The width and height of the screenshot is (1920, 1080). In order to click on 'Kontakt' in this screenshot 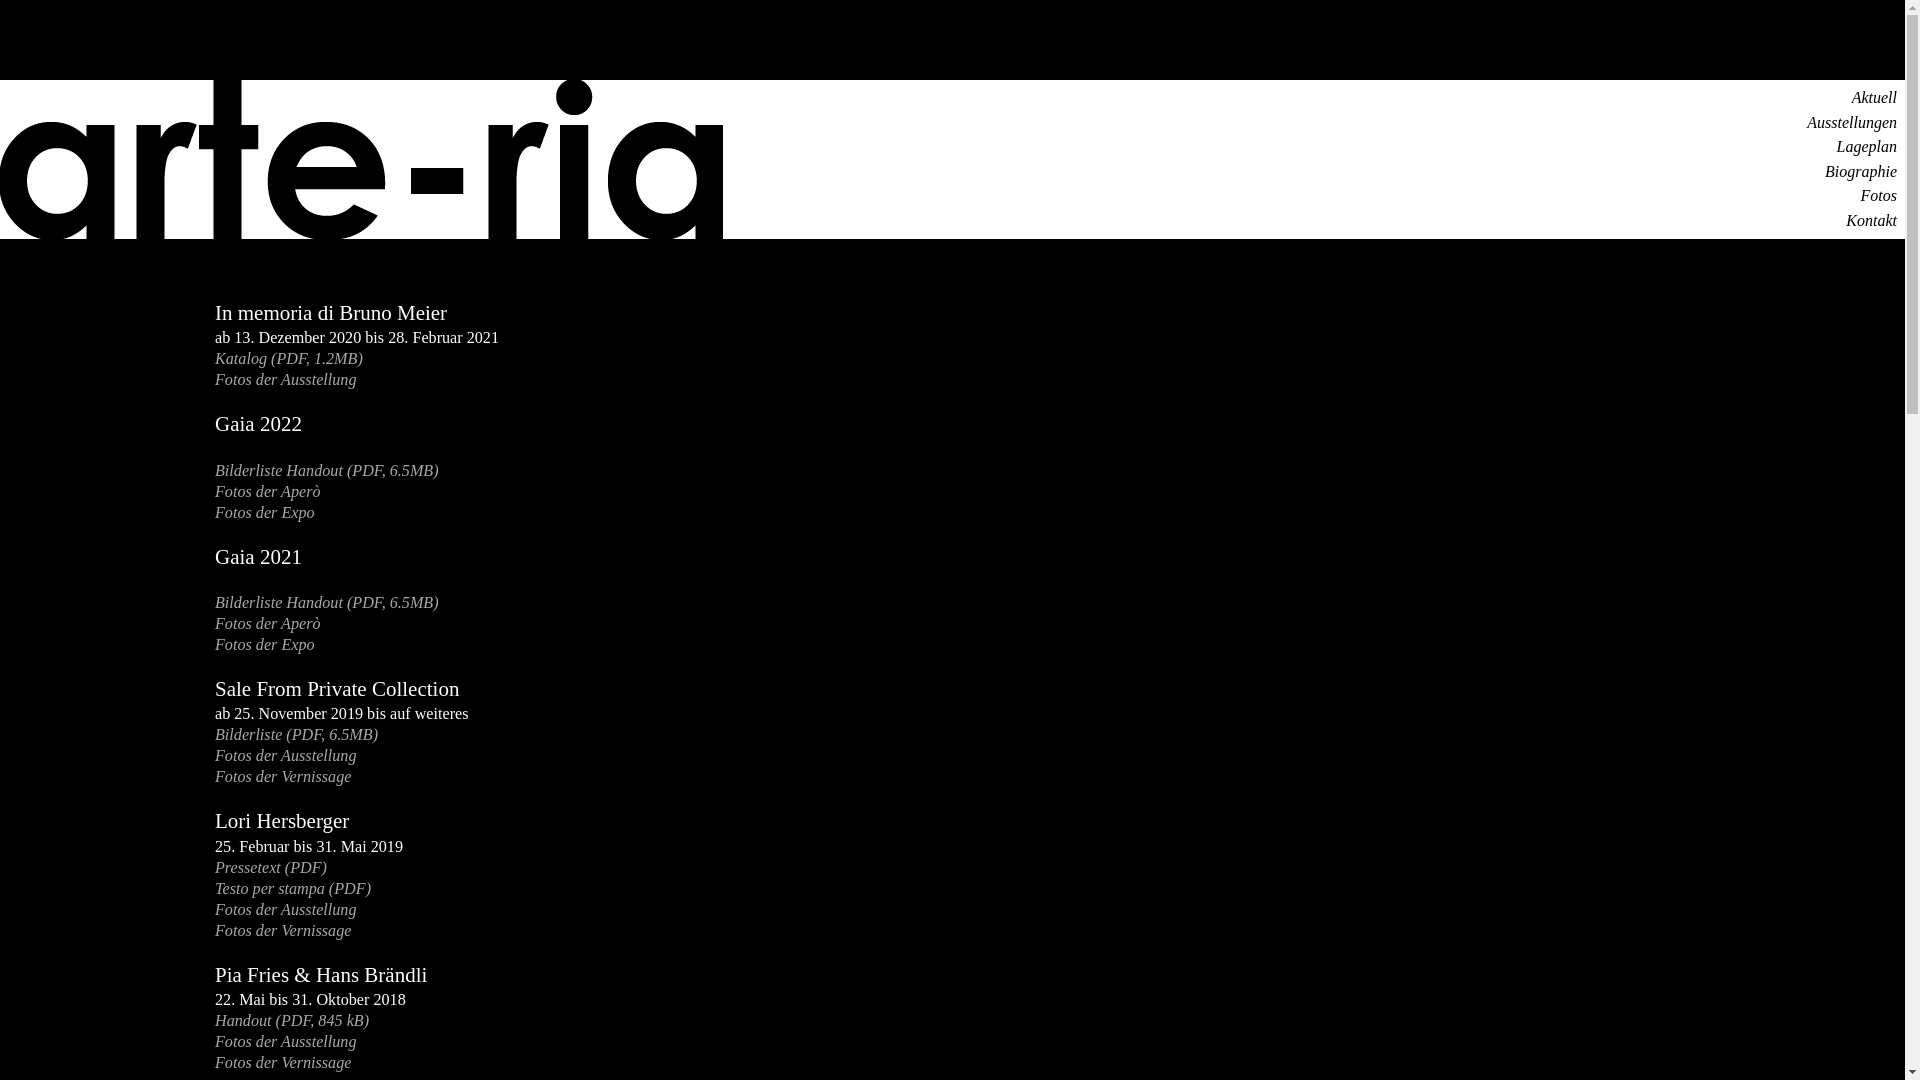, I will do `click(1845, 220)`.